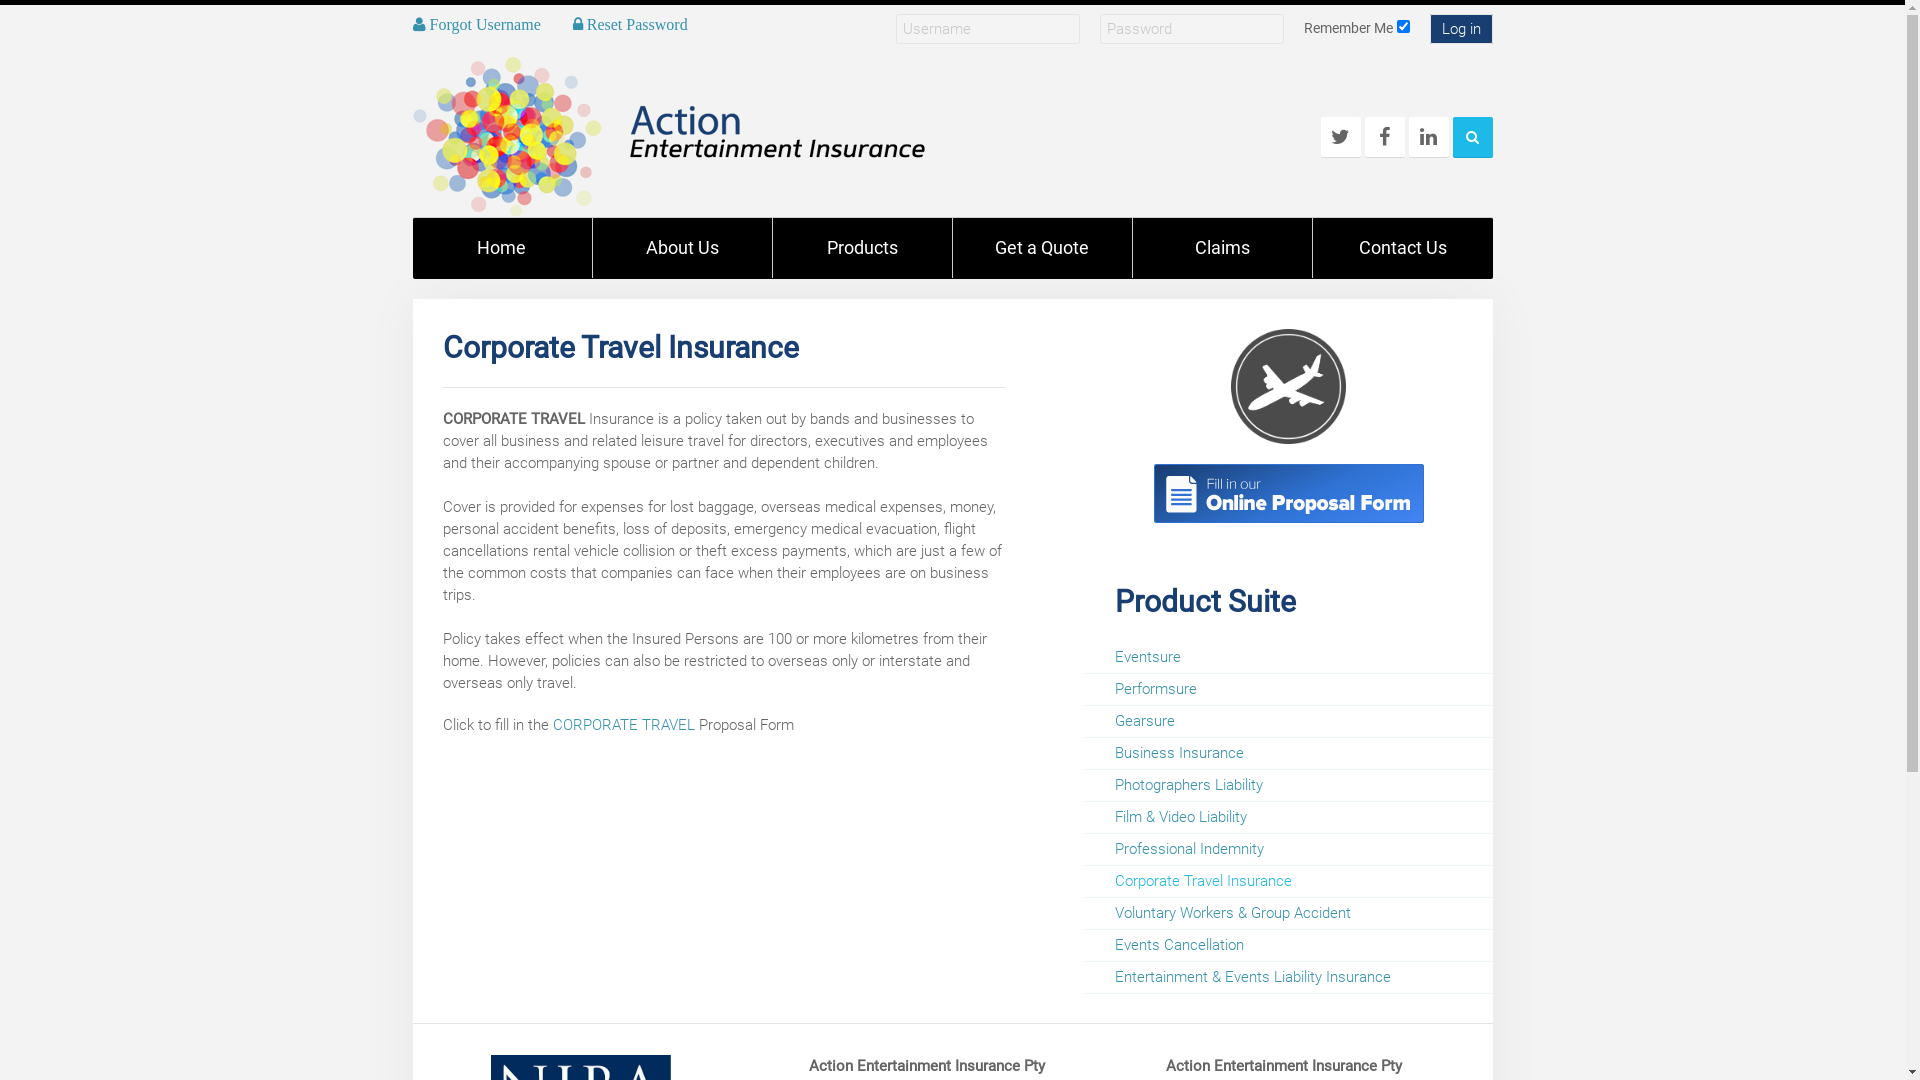 This screenshot has height=1080, width=1920. What do you see at coordinates (1287, 913) in the screenshot?
I see `'Voluntary Workers & Group Accident'` at bounding box center [1287, 913].